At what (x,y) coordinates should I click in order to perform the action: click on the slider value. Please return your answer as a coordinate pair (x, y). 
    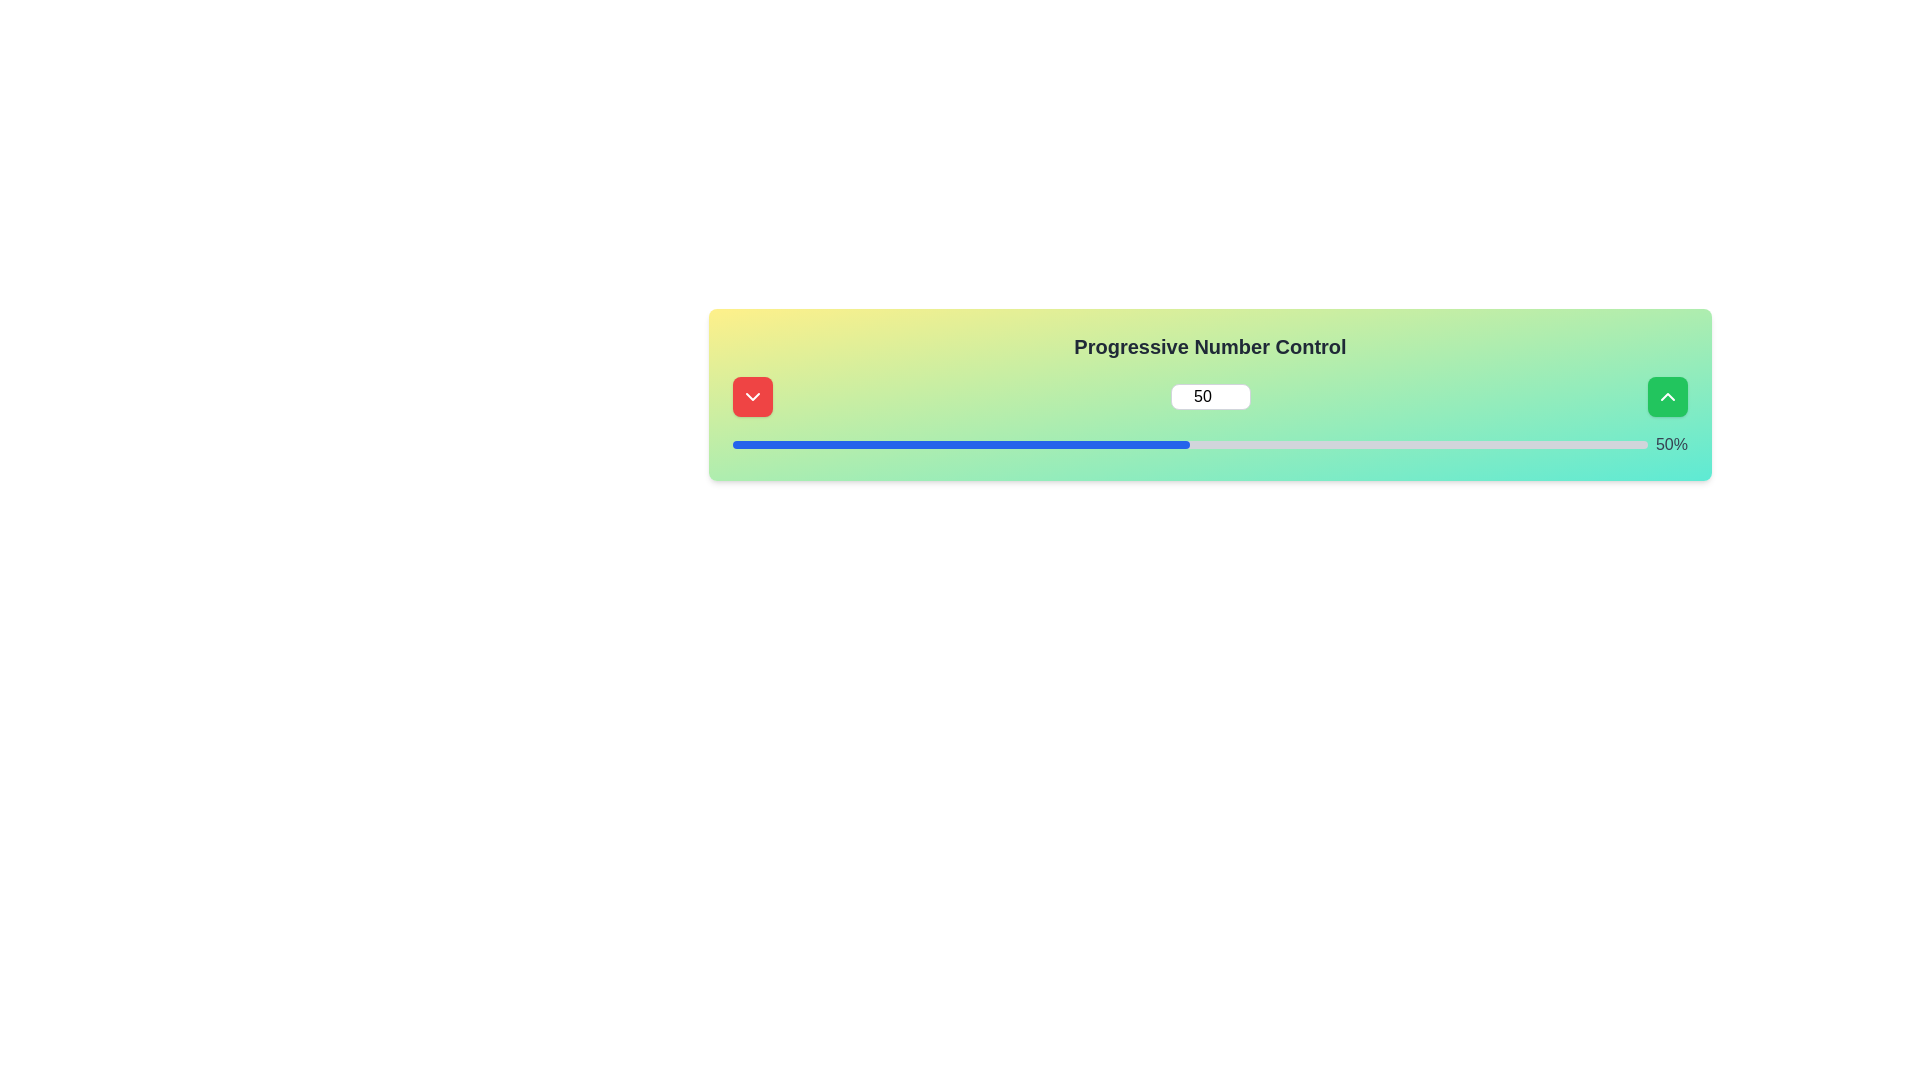
    Looking at the image, I should click on (736, 443).